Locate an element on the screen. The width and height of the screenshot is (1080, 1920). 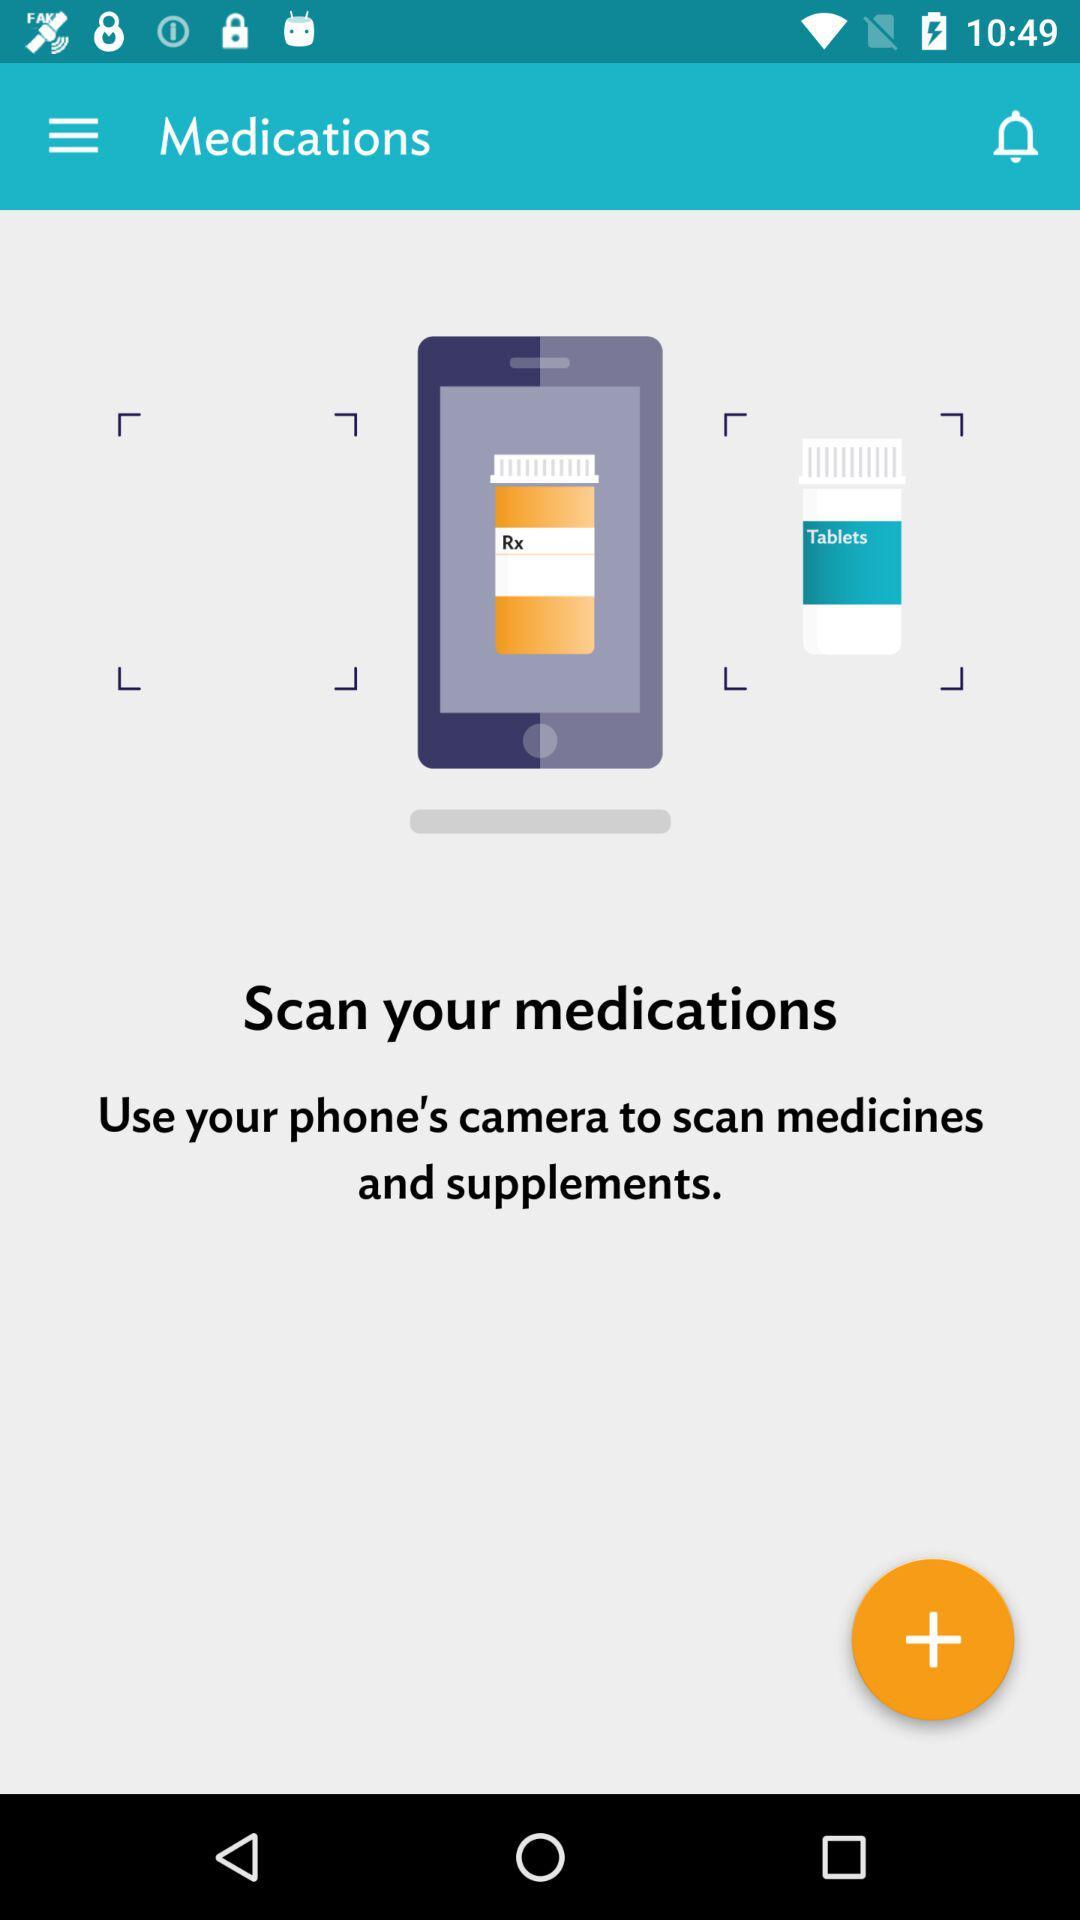
medication is located at coordinates (933, 1646).